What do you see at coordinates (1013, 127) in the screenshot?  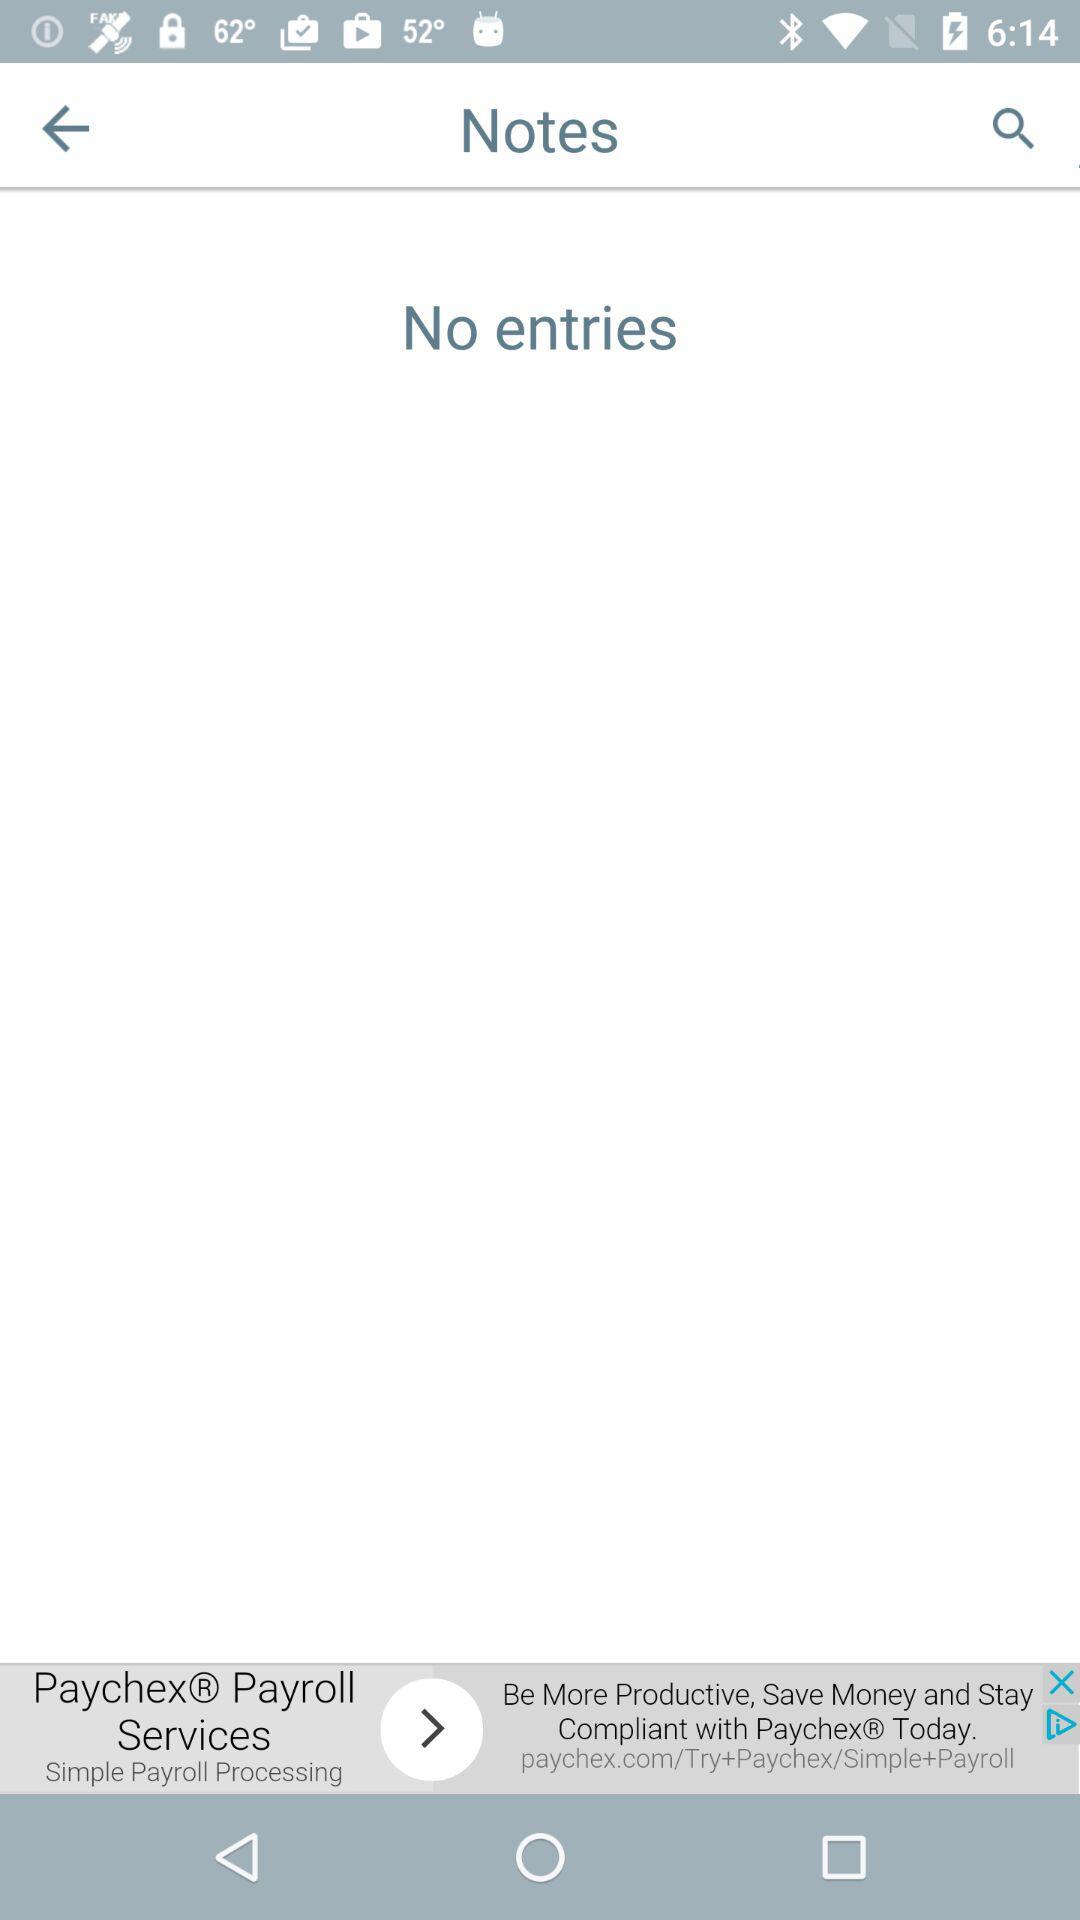 I see `the search icon` at bounding box center [1013, 127].